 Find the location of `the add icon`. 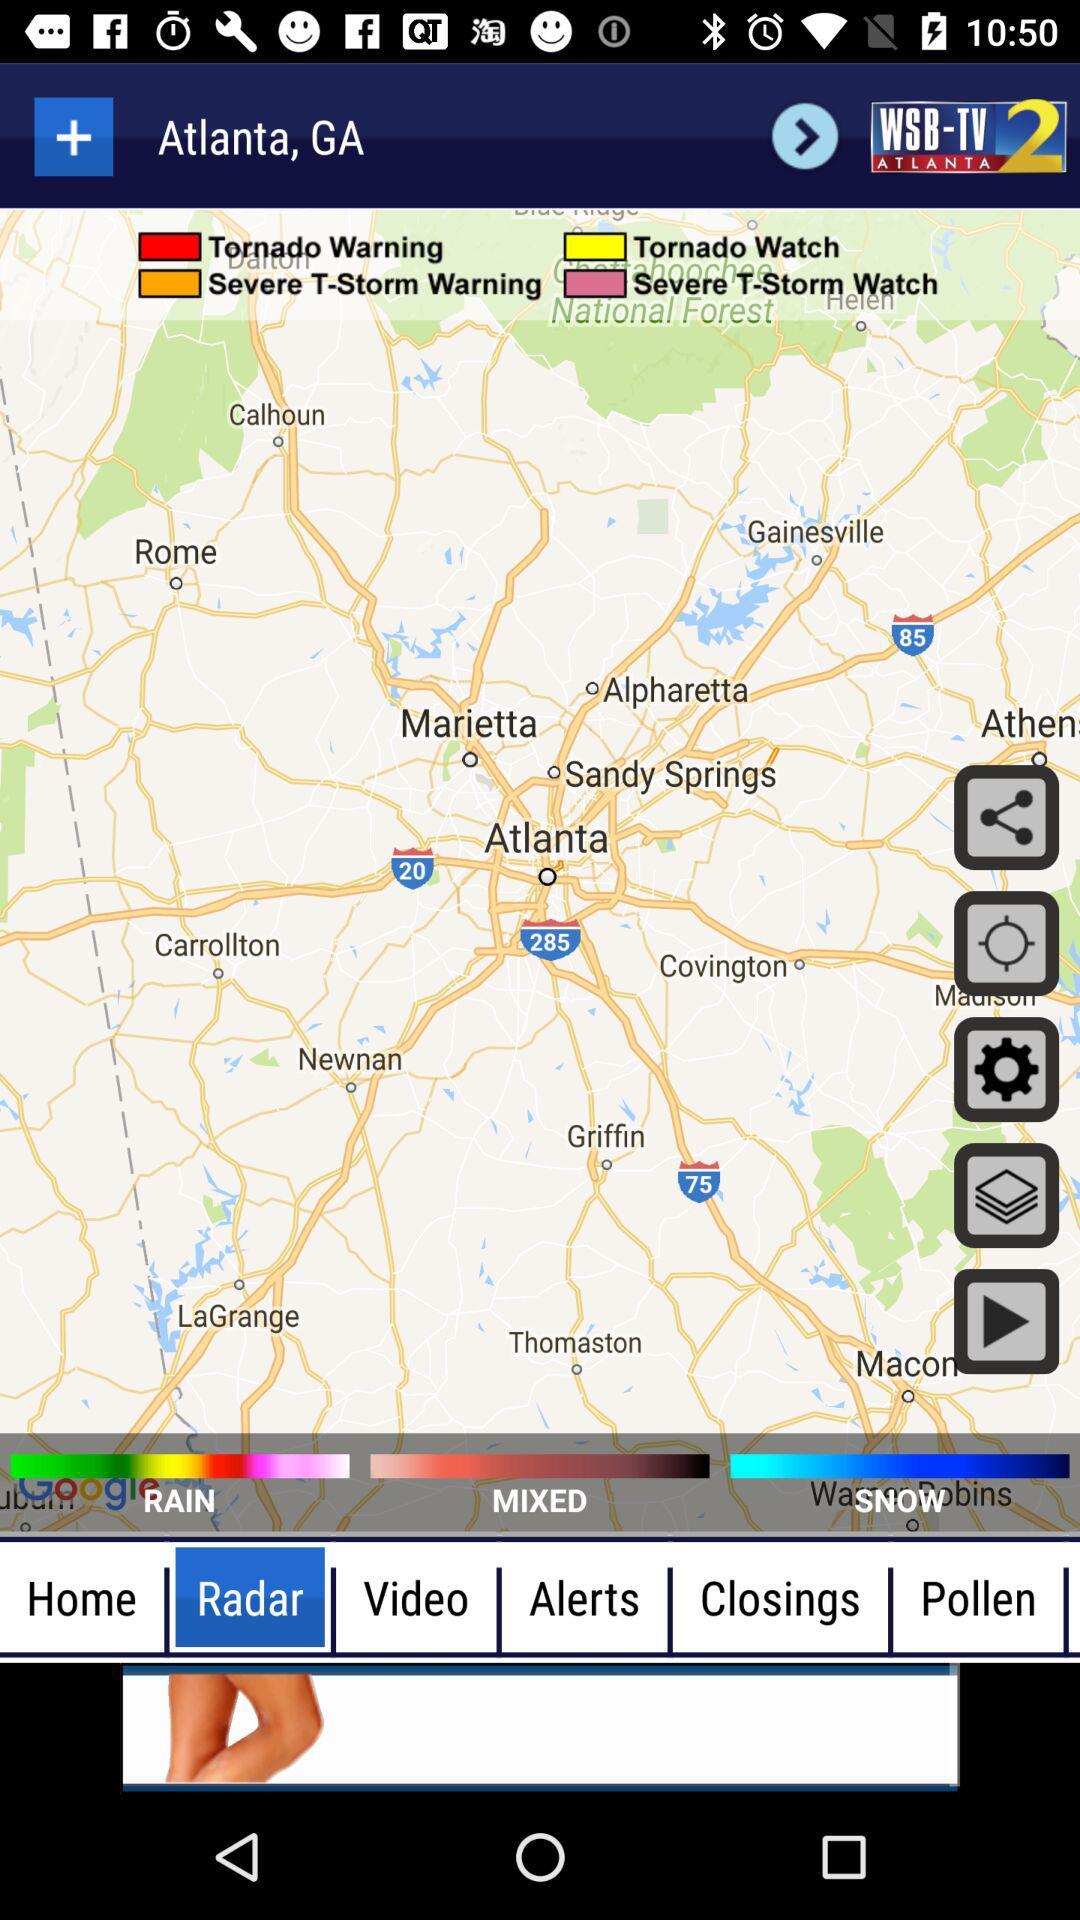

the add icon is located at coordinates (72, 135).